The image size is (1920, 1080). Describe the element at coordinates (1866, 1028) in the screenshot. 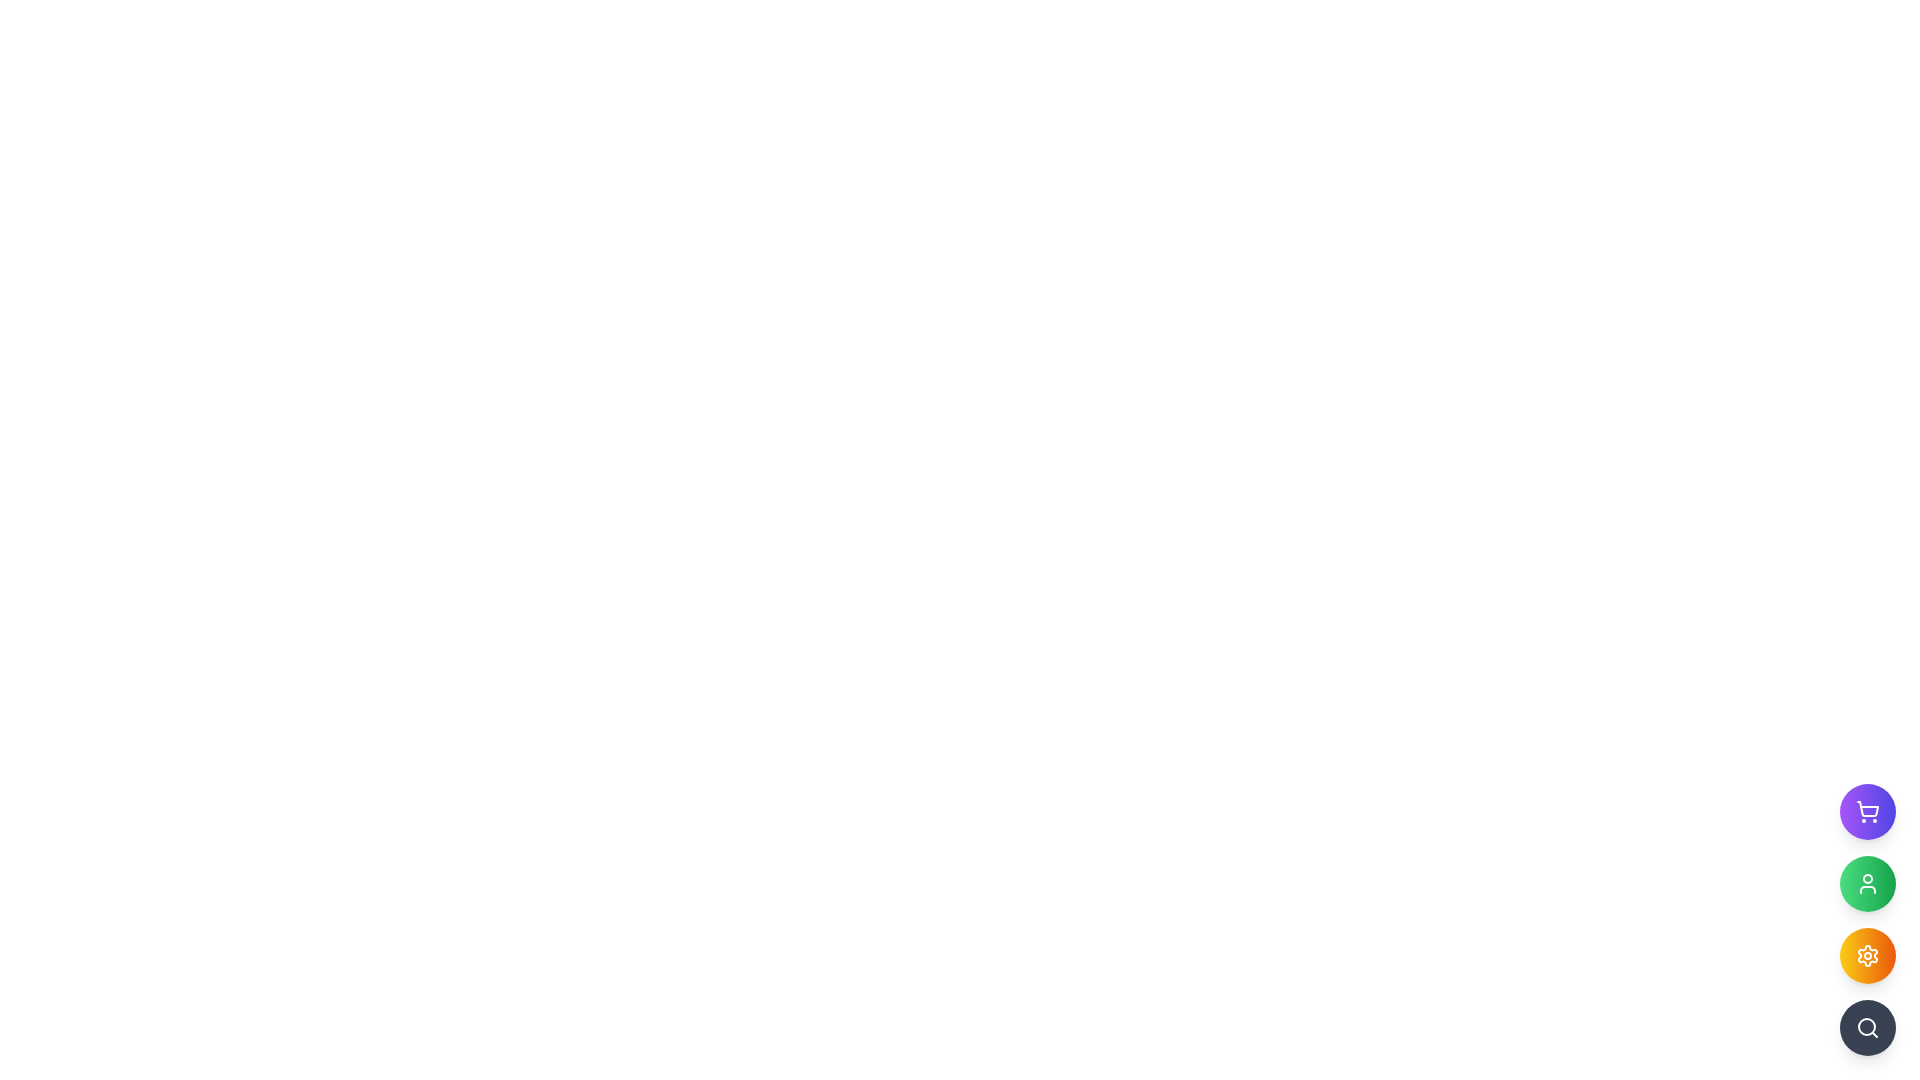

I see `the bottom-most circular button icon on the right side of the interface to initiate a search action` at that location.